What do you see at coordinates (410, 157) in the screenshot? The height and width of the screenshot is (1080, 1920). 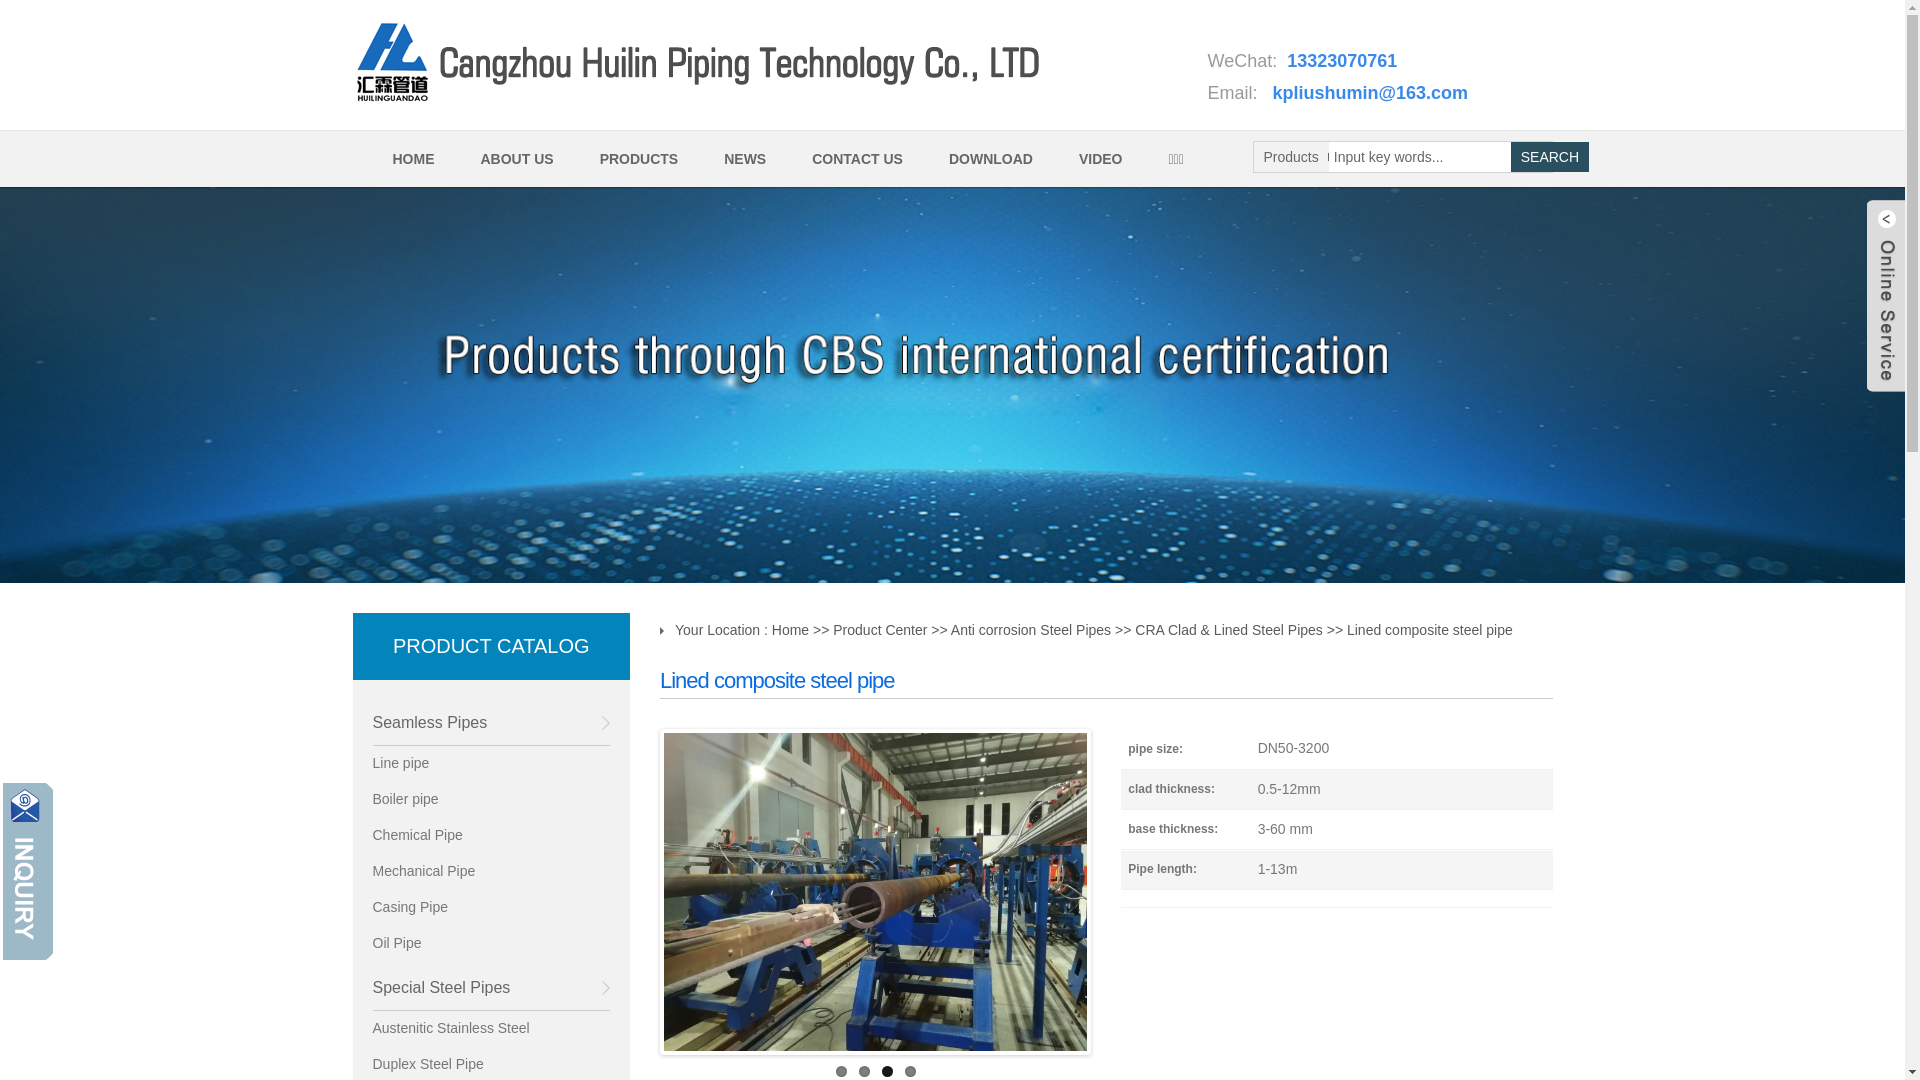 I see `'HOME'` at bounding box center [410, 157].